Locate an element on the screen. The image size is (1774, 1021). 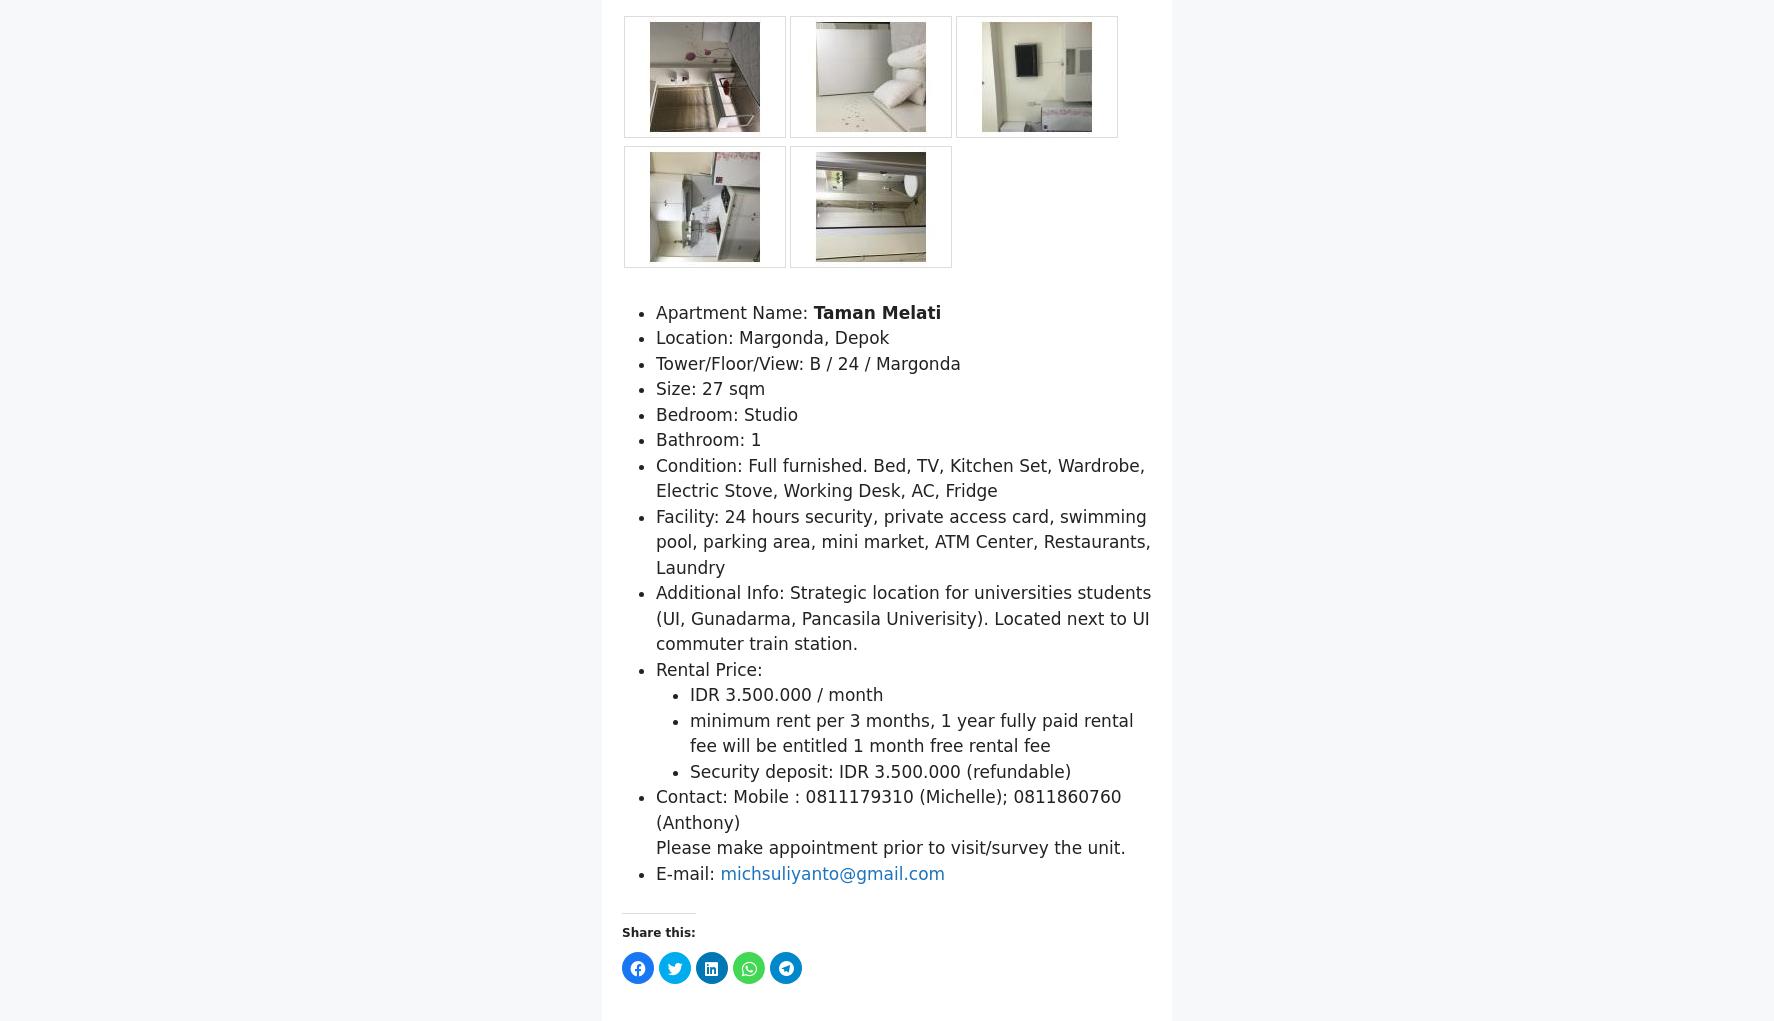
'Condition: Full furnished. Bed, TV, Kitchen Set, Wardrobe, Electric Stove, Working Desk, AC, Fridge' is located at coordinates (899, 580).